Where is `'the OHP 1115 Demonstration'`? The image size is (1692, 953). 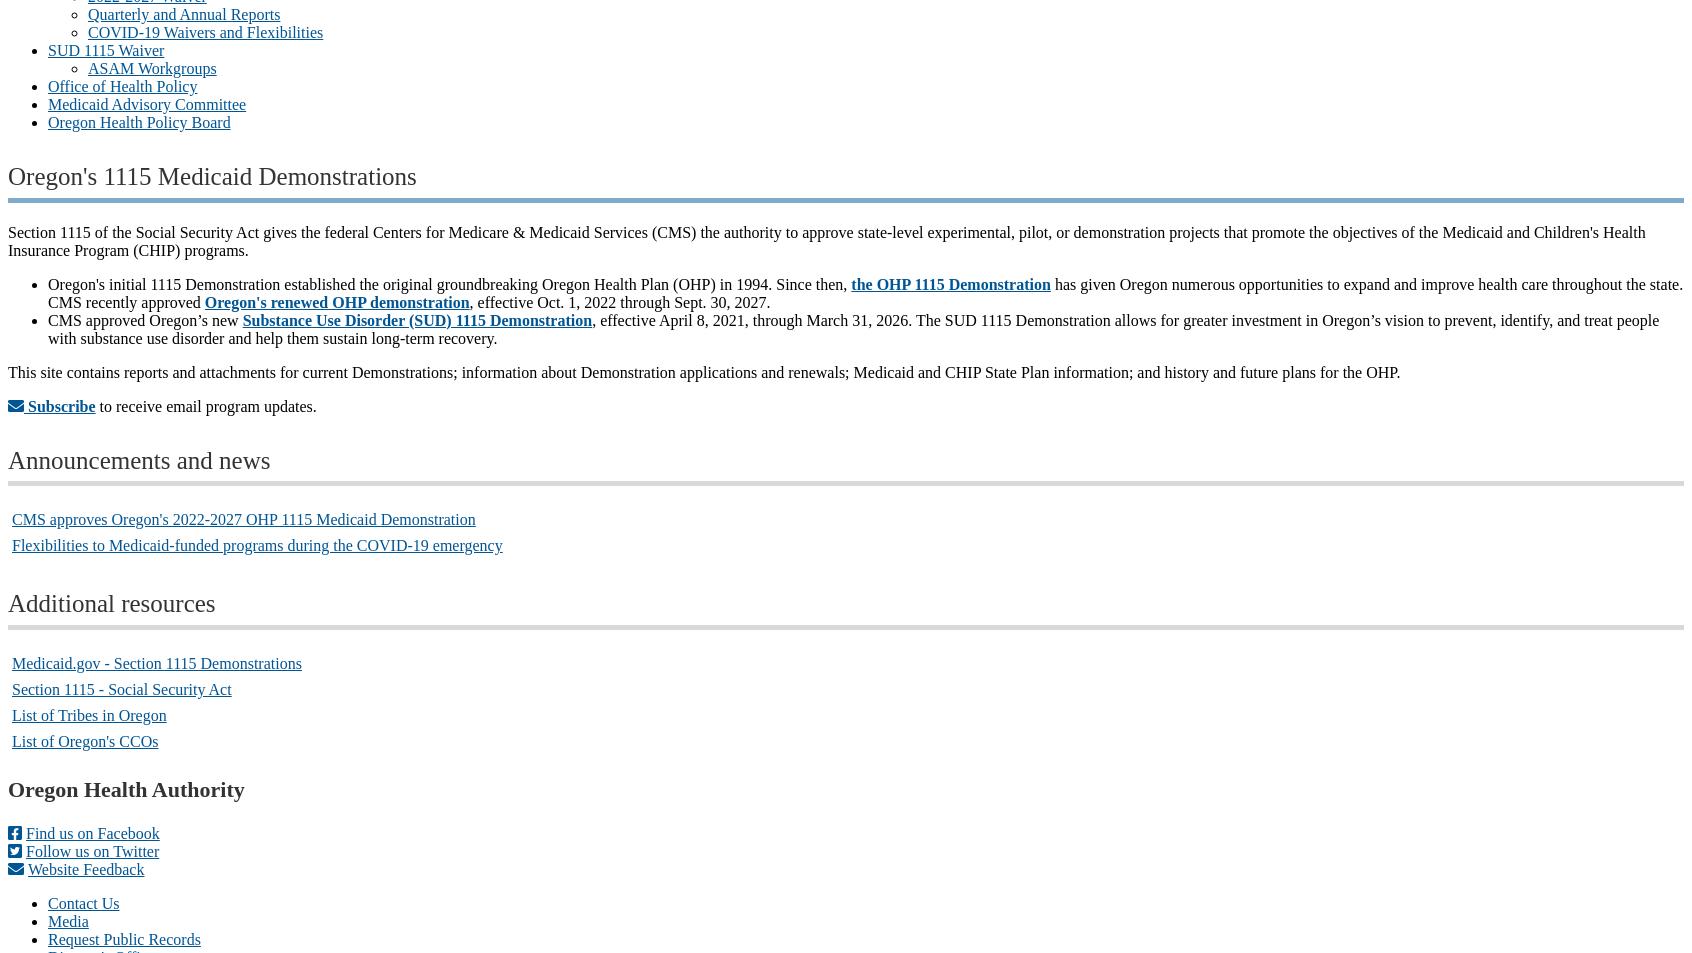
'the OHP 1115 Demonstration' is located at coordinates (950, 282).